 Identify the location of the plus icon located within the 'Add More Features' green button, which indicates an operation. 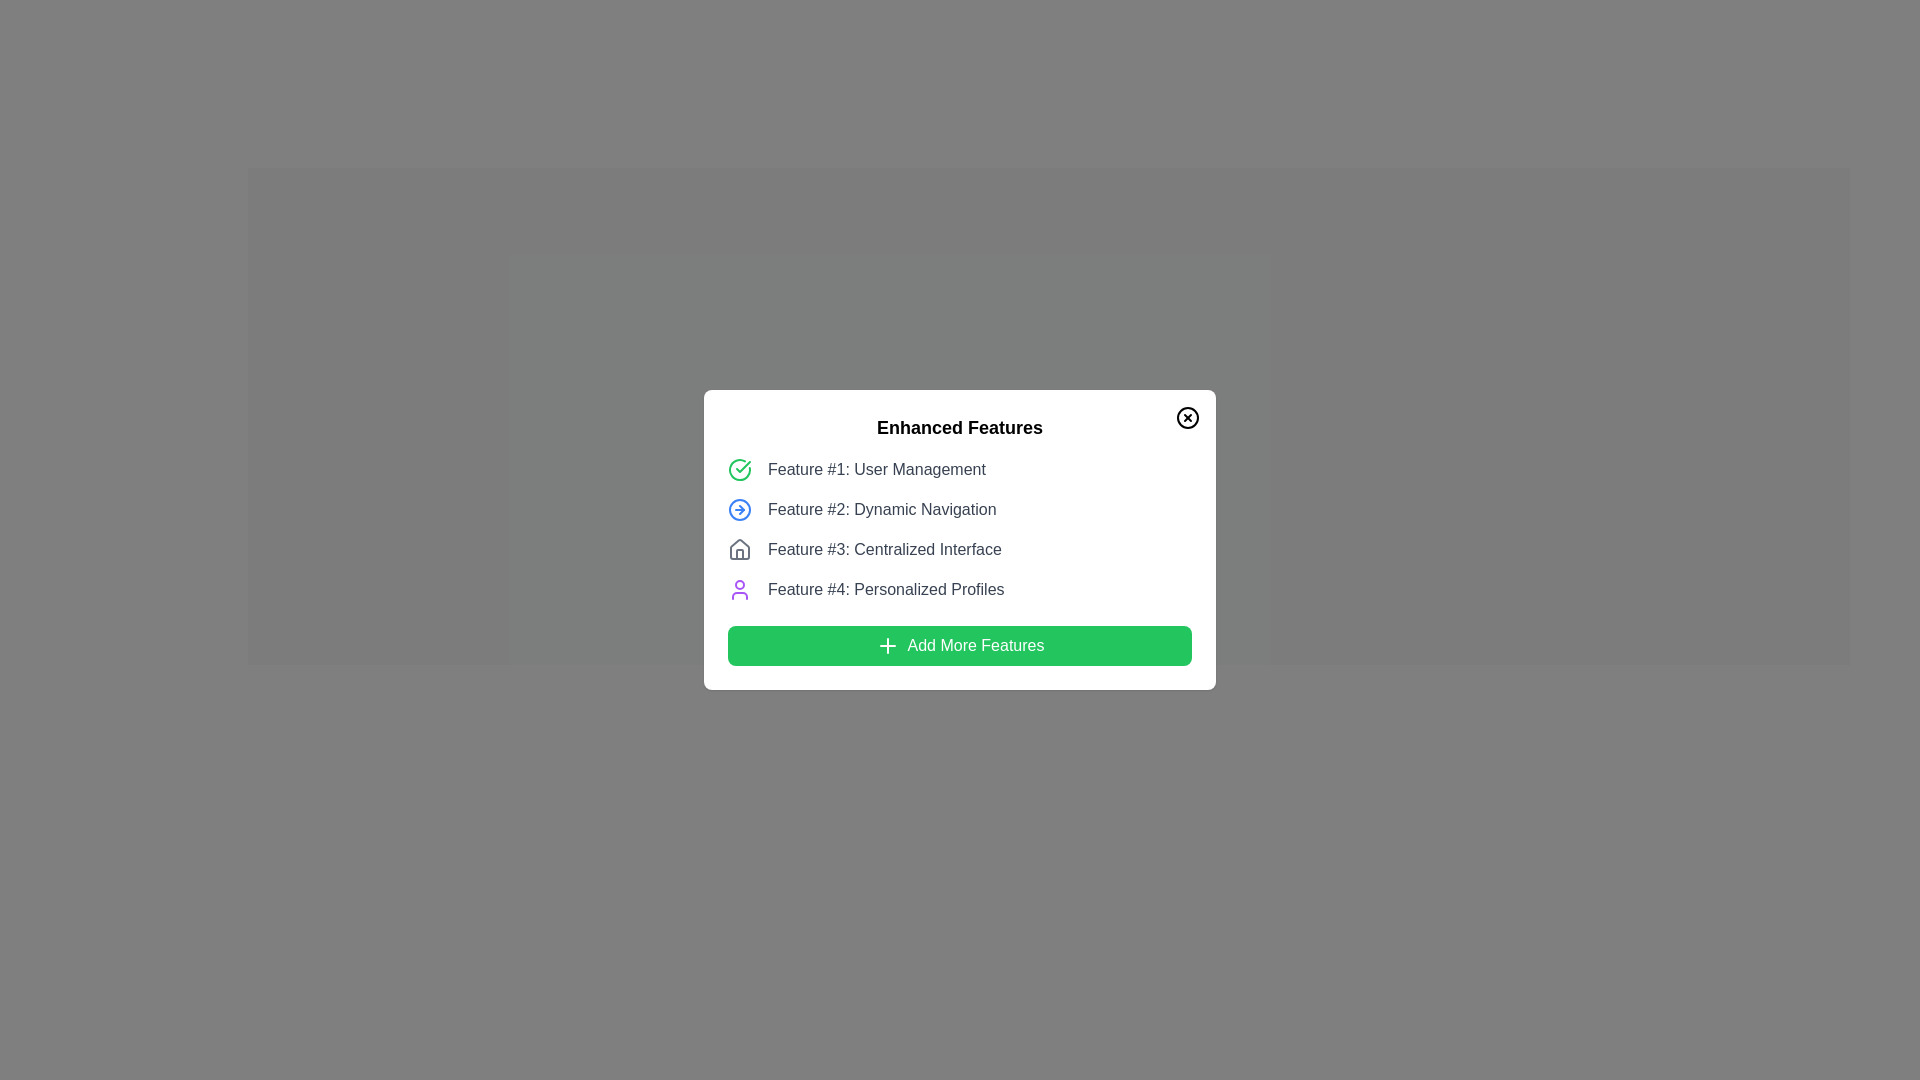
(886, 645).